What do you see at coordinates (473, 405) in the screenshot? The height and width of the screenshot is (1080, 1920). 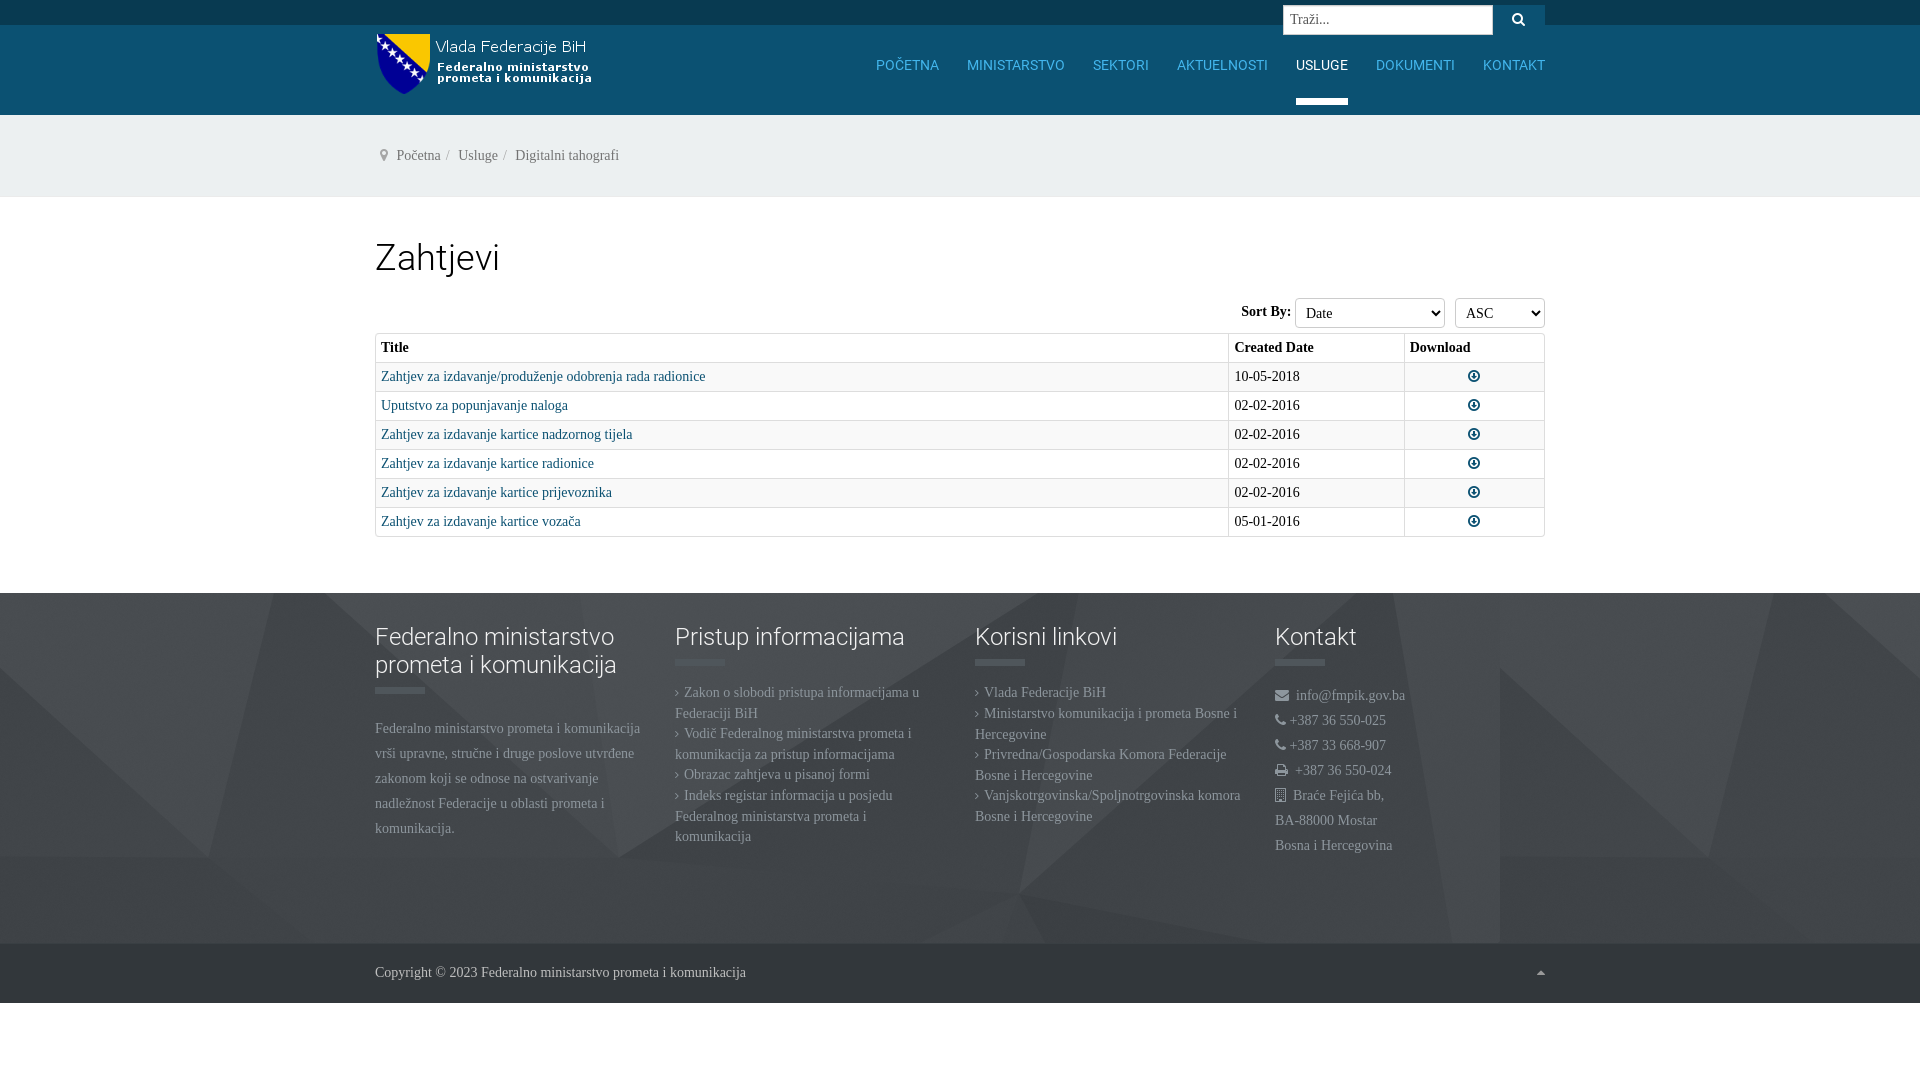 I see `'Uputstvo za popunjavanje naloga'` at bounding box center [473, 405].